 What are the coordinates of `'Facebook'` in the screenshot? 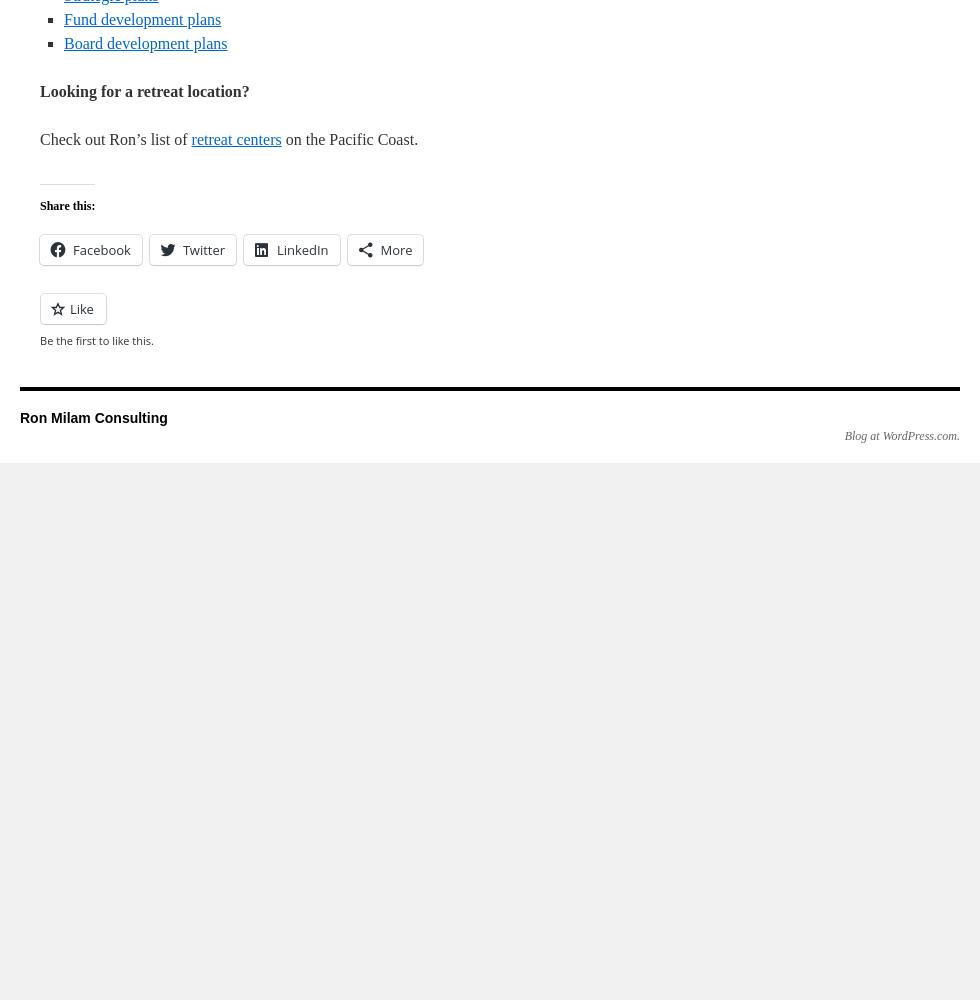 It's located at (73, 250).